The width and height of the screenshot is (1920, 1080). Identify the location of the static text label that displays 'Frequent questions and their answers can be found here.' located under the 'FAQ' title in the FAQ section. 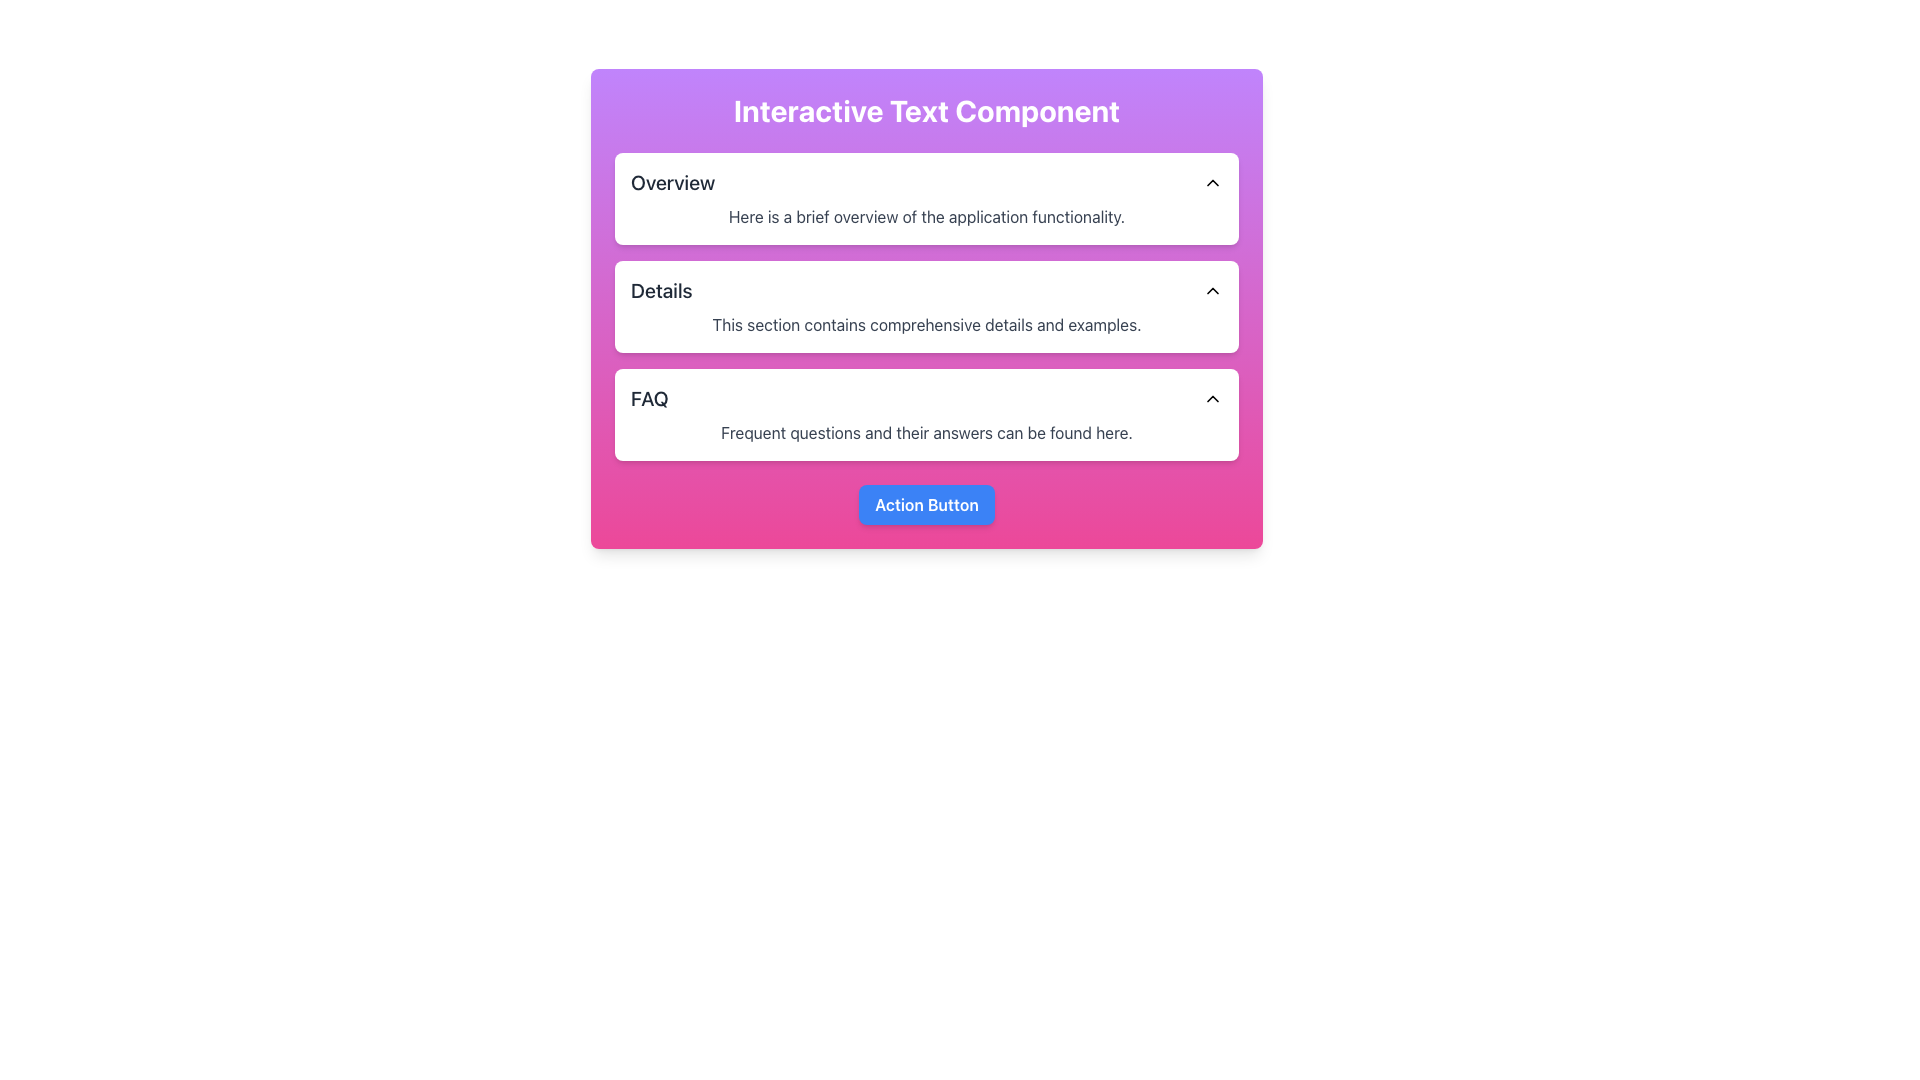
(925, 431).